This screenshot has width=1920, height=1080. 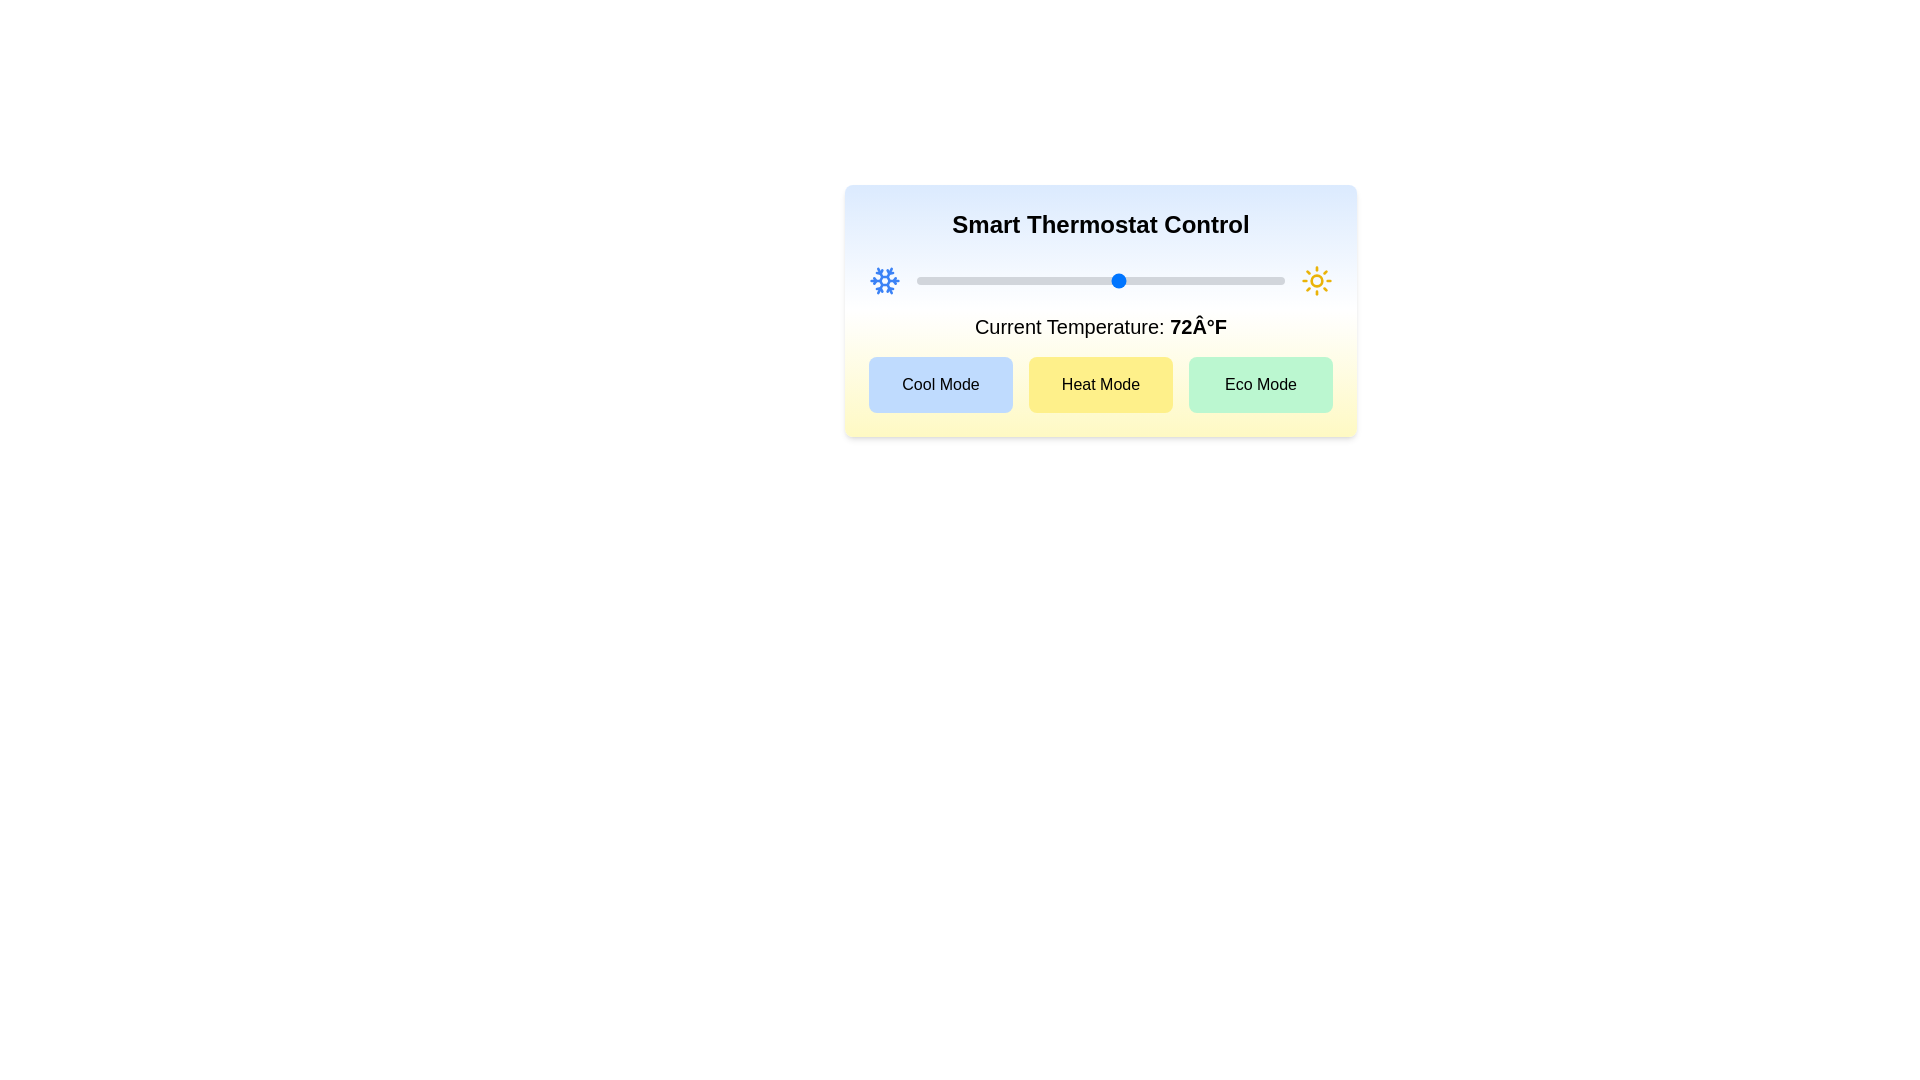 I want to click on the 'Cool Mode' button, so click(x=939, y=385).